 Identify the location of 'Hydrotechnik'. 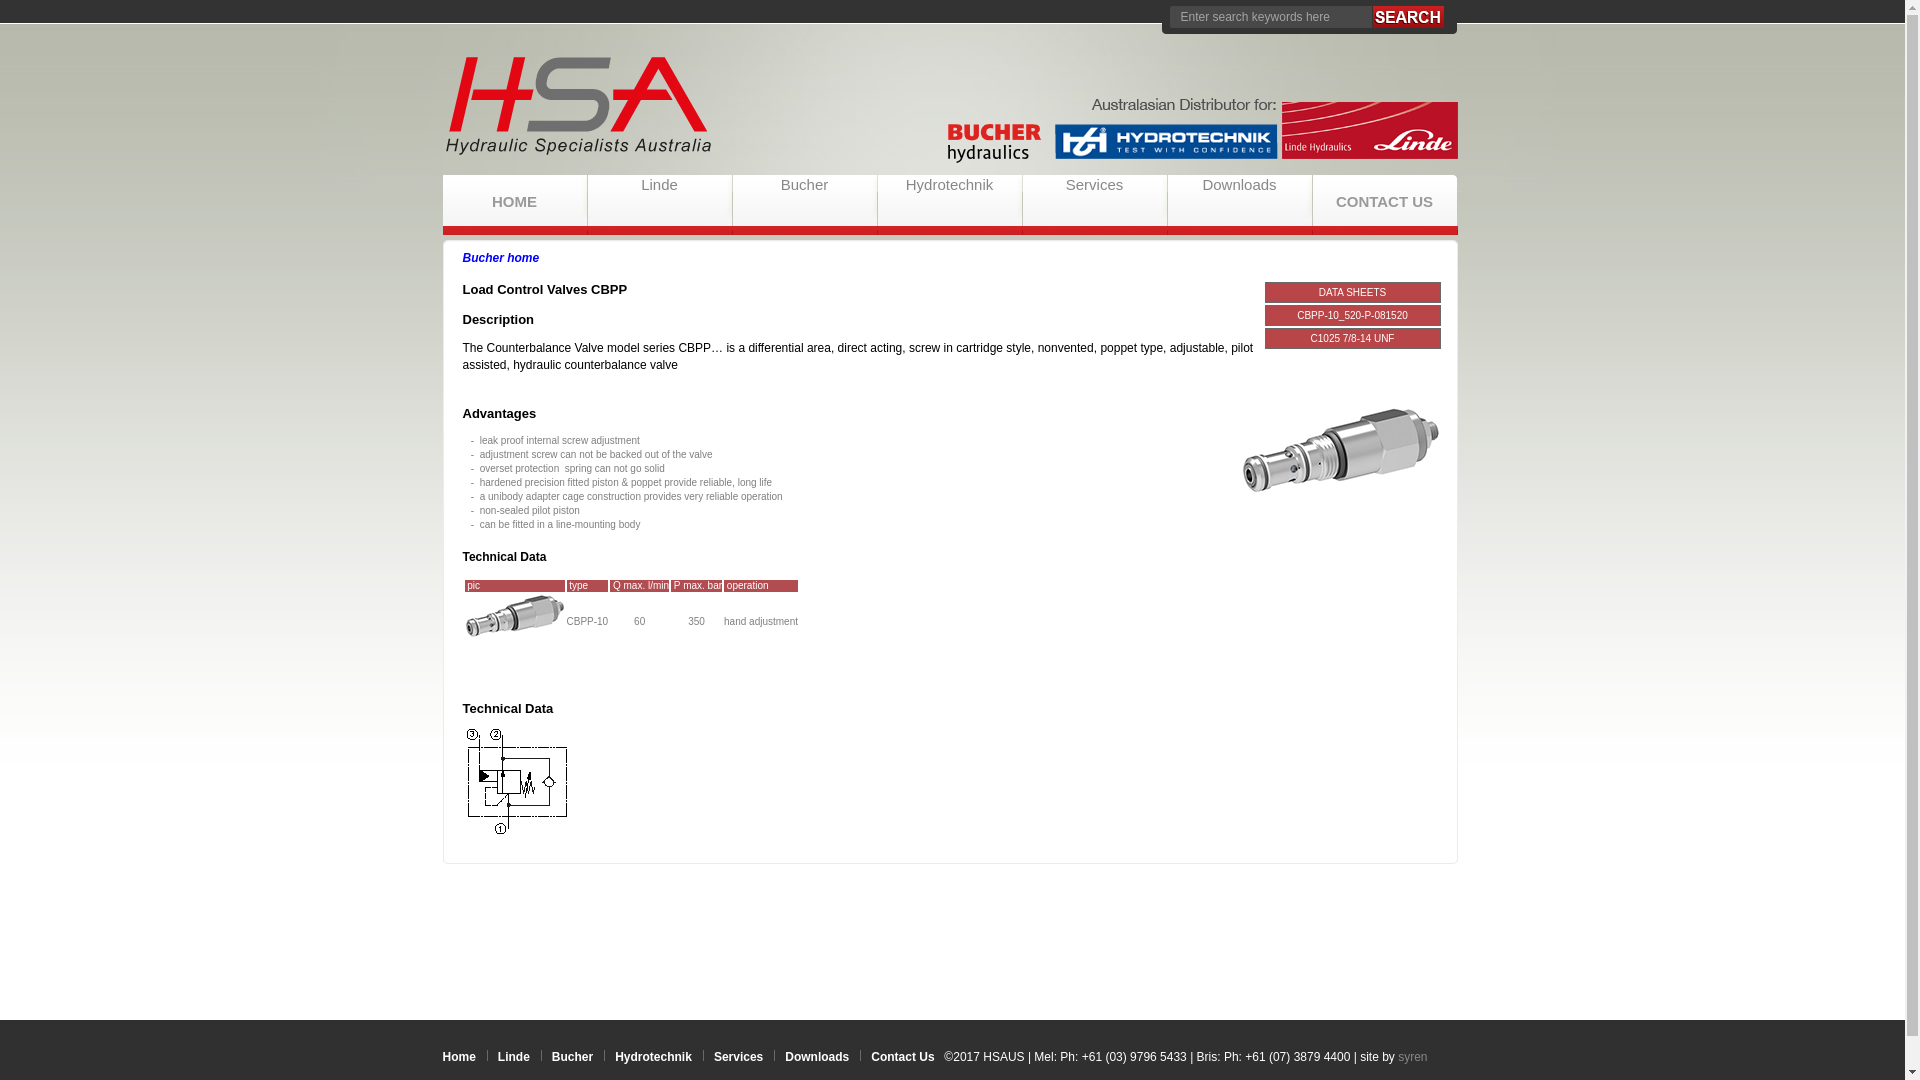
(653, 1055).